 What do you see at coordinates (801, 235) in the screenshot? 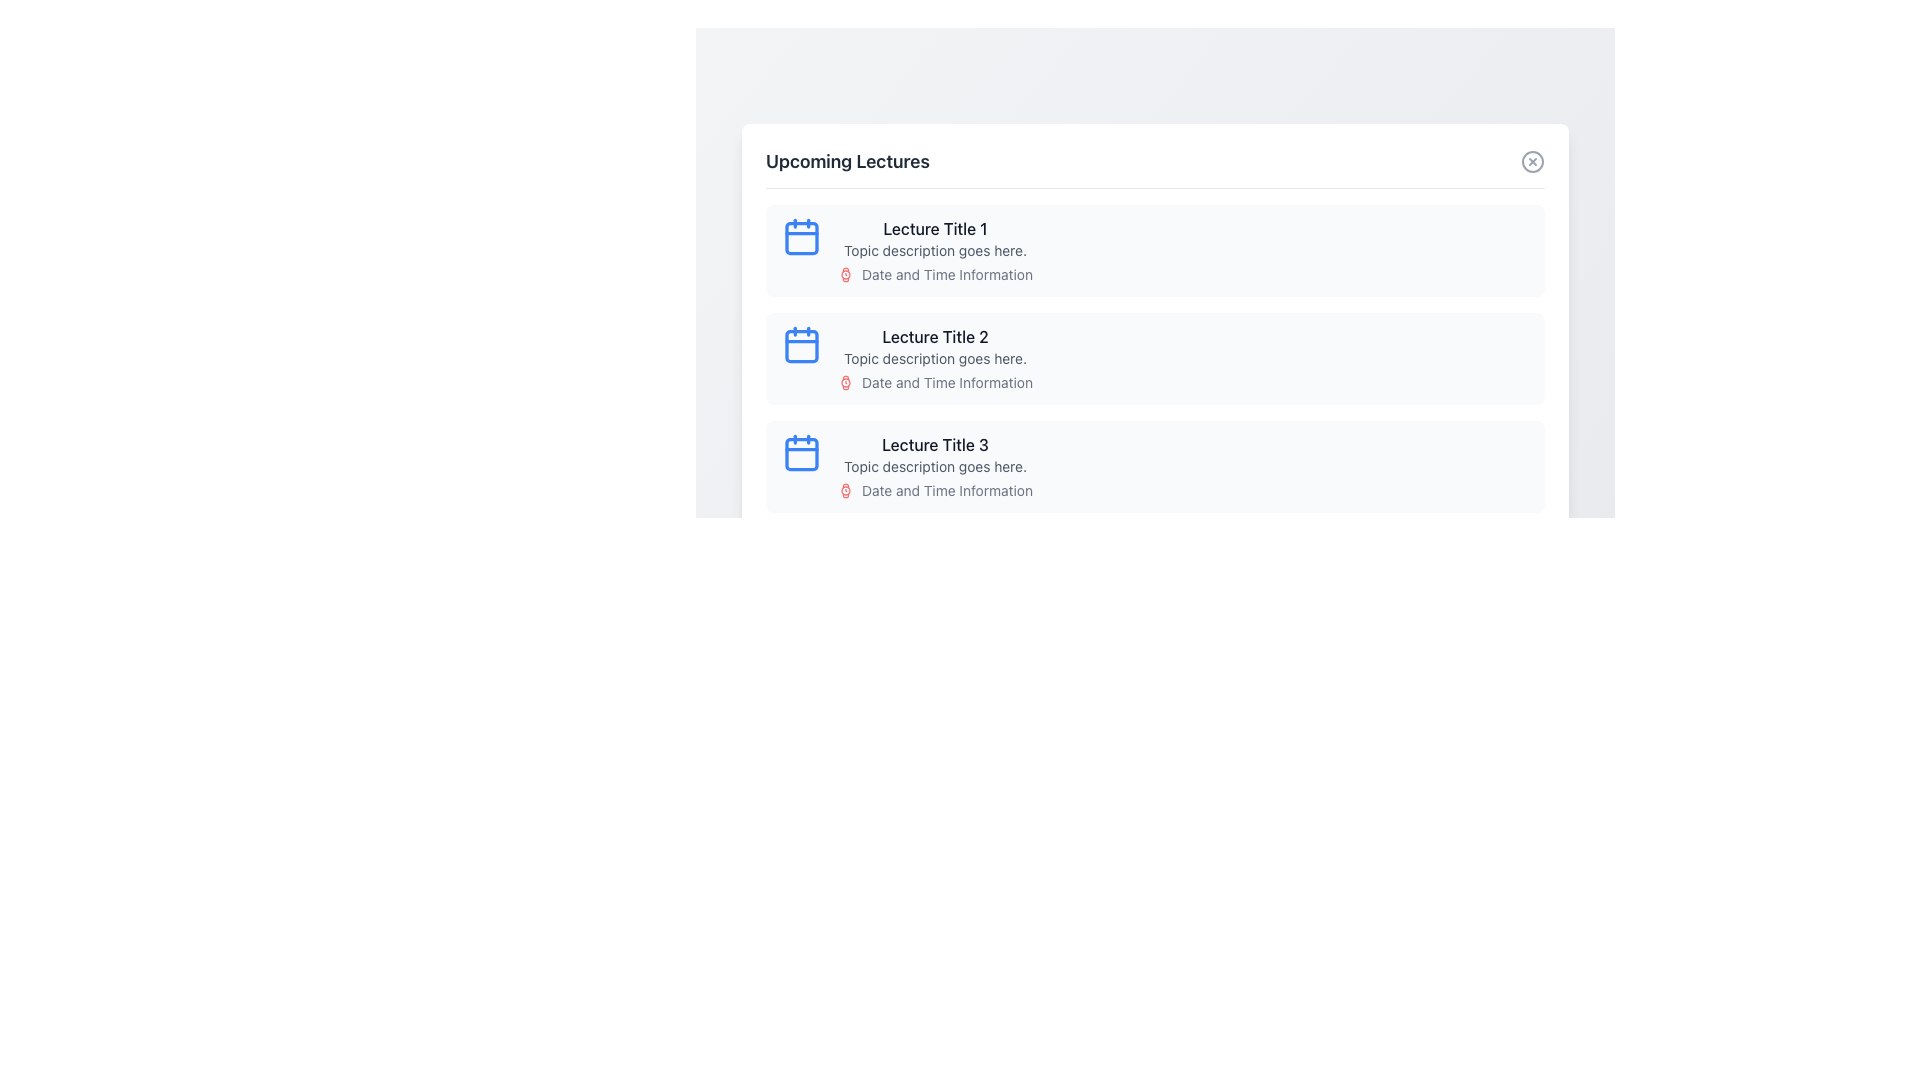
I see `the calendar icon located to the immediate left of the lecture title text for 'Lecture Title 1' in the list of lectures` at bounding box center [801, 235].